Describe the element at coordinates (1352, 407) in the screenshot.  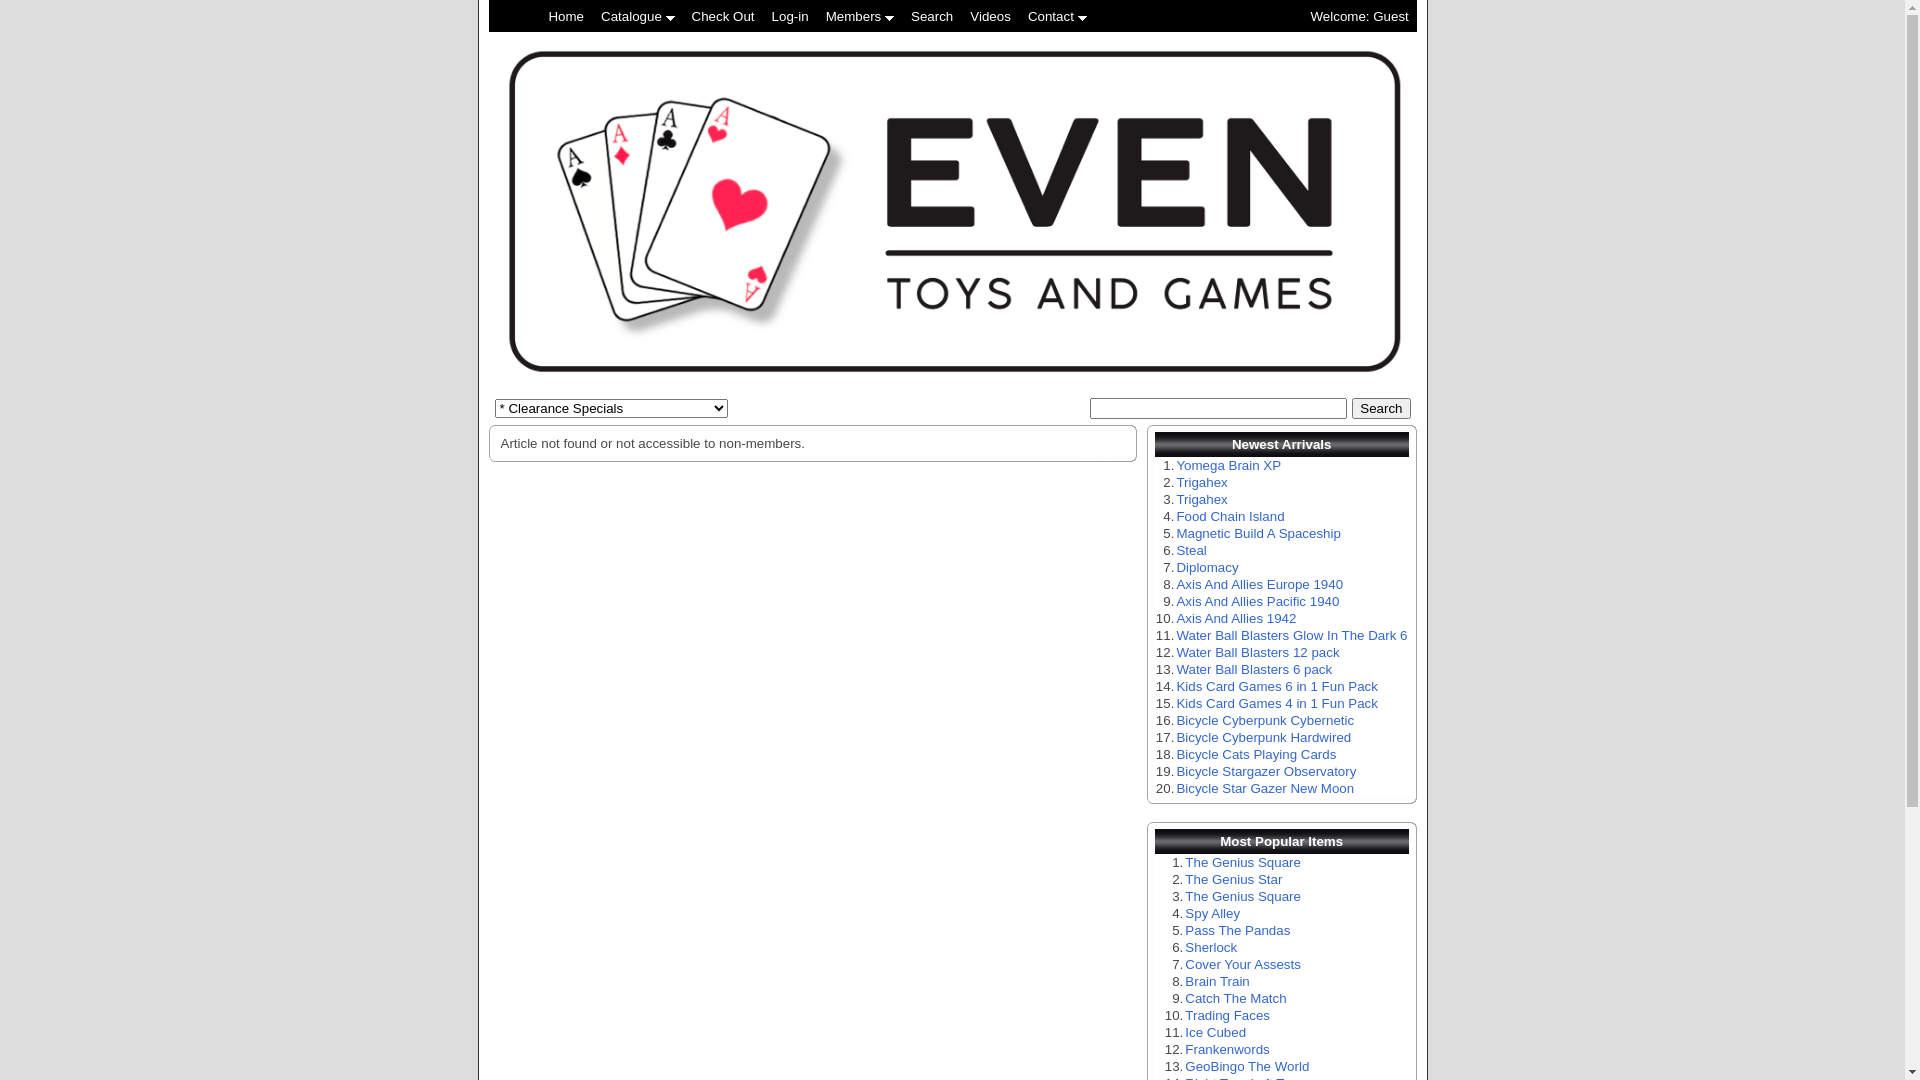
I see `'Search'` at that location.